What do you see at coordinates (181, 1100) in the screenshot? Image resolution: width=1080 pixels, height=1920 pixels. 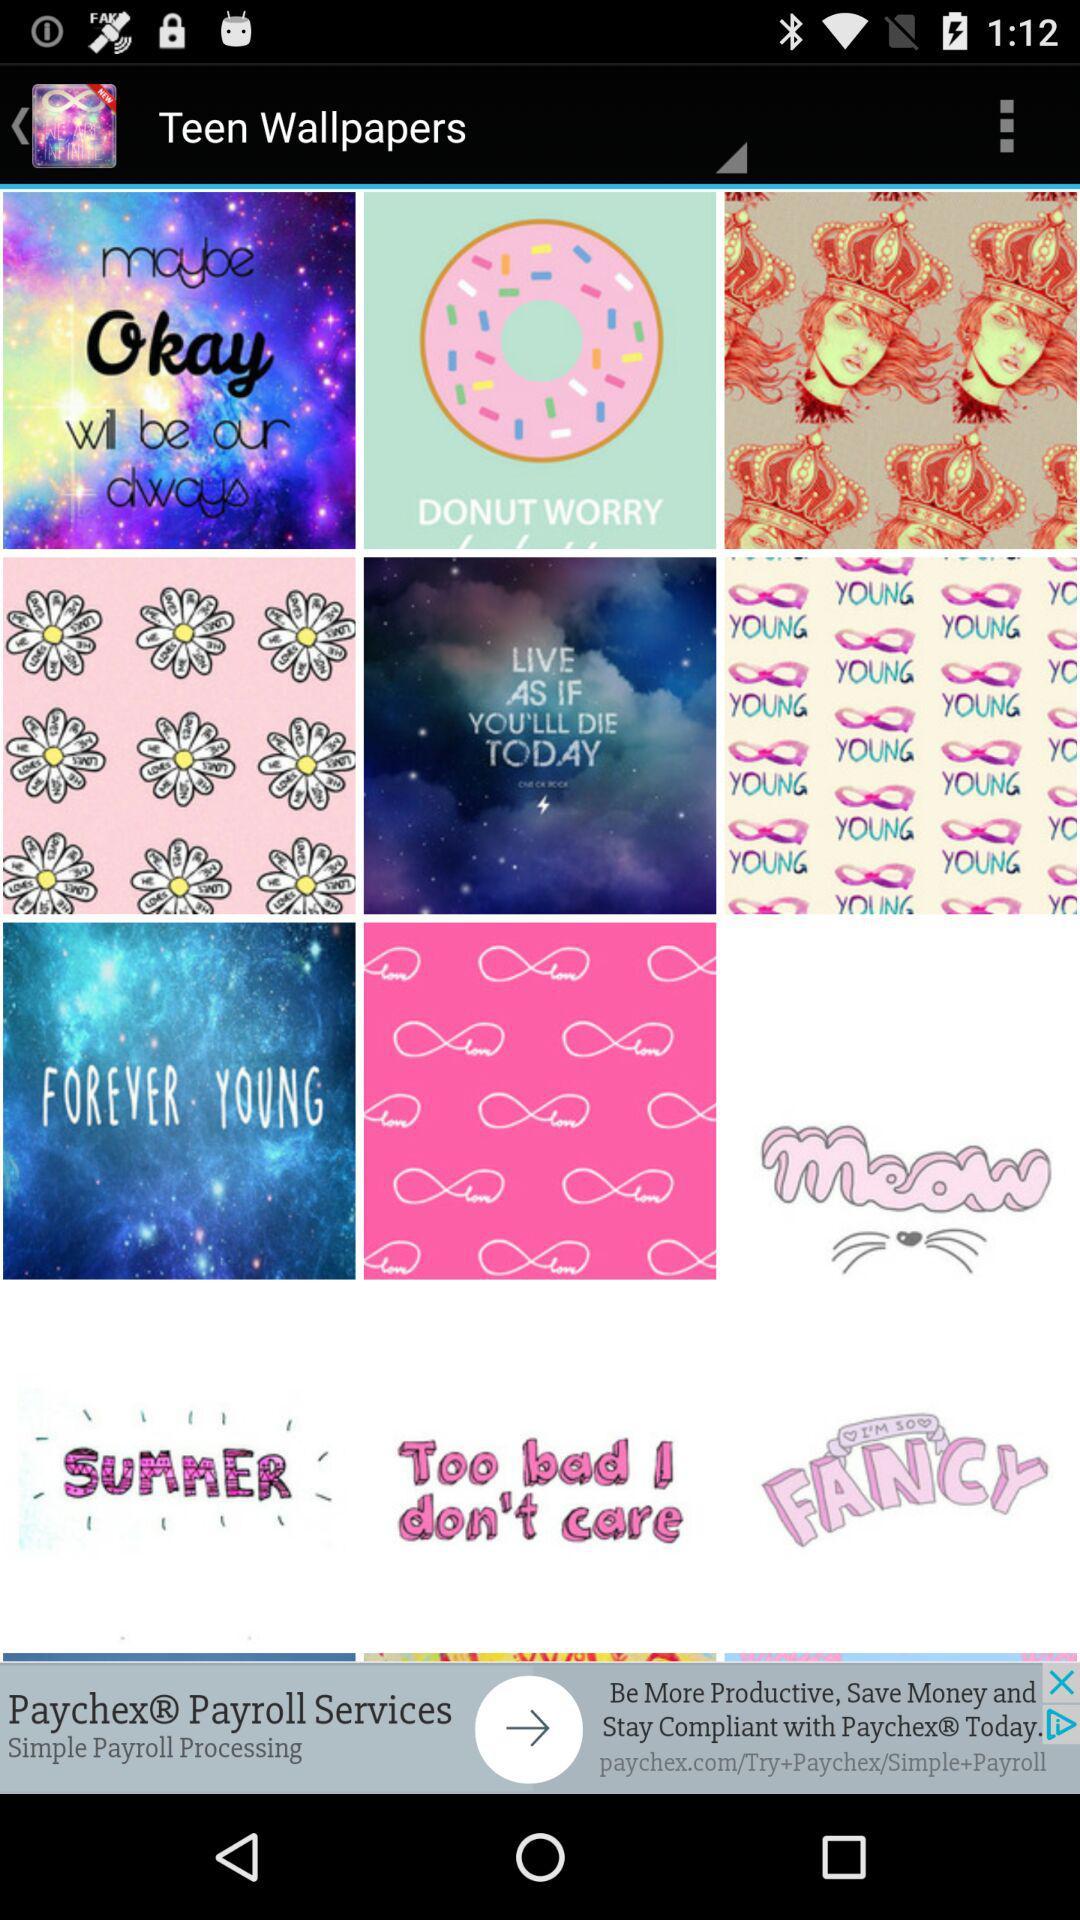 I see `the image  from the bottom left` at bounding box center [181, 1100].